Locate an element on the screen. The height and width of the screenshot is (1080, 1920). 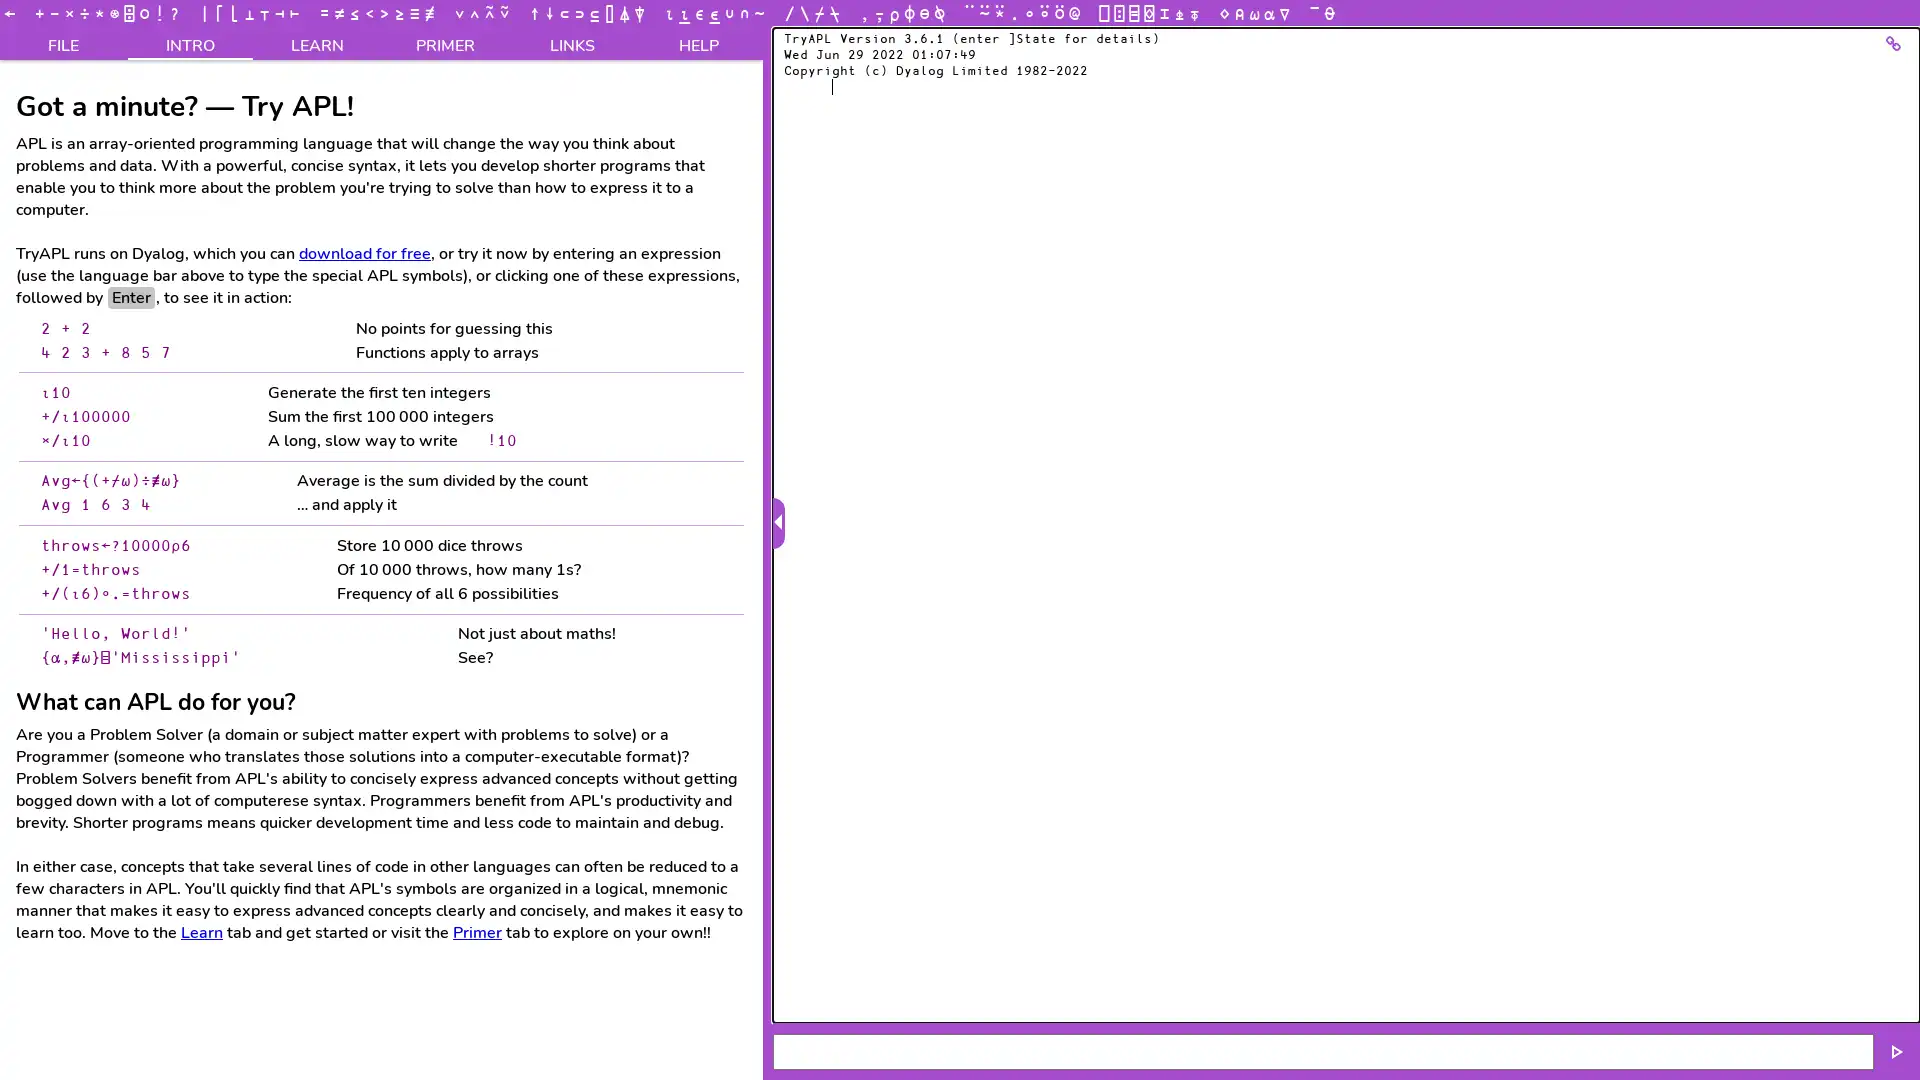
INTRO is located at coordinates (190, 44).